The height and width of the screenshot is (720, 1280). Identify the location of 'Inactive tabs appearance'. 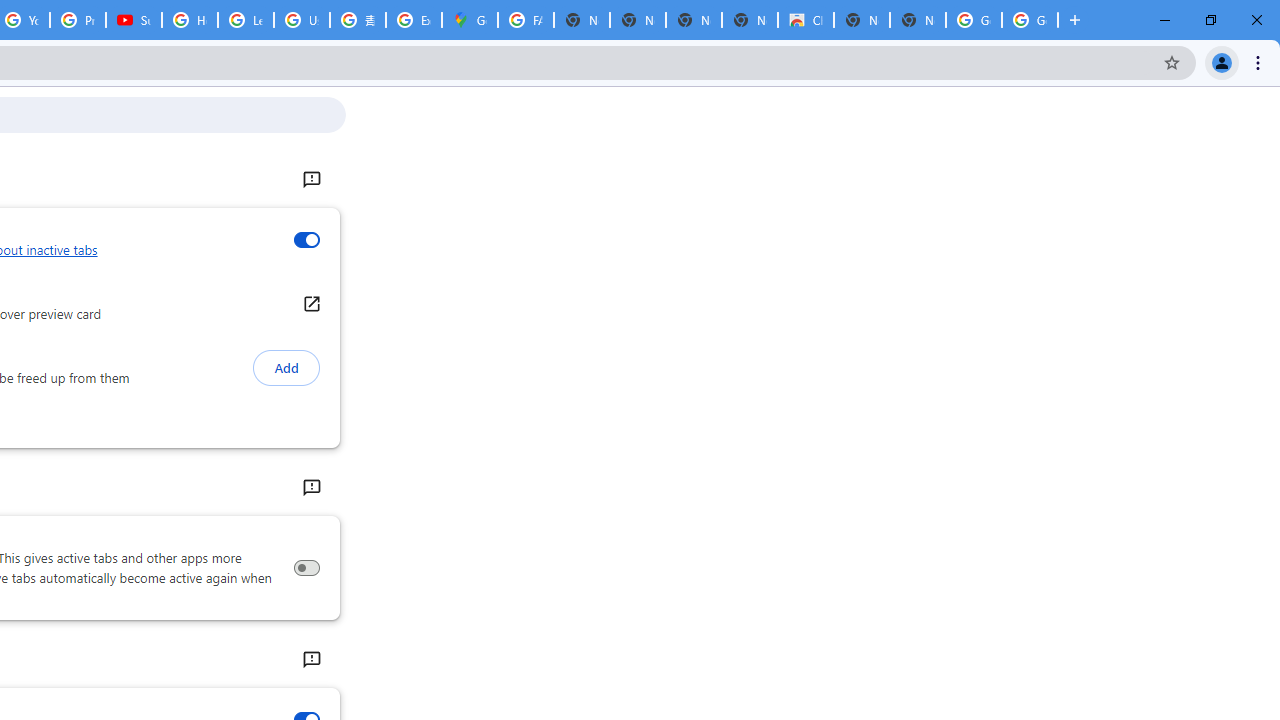
(305, 239).